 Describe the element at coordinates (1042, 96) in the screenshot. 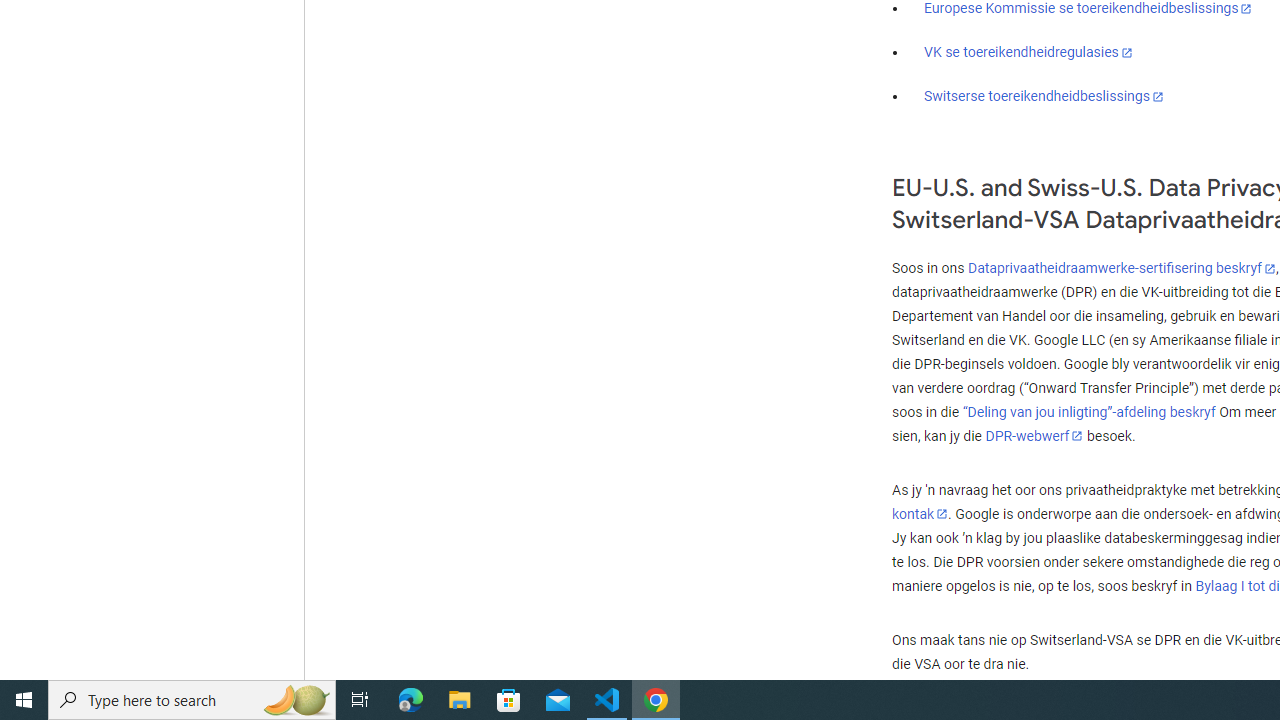

I see `'Switserse toereikendheidbeslissings'` at that location.